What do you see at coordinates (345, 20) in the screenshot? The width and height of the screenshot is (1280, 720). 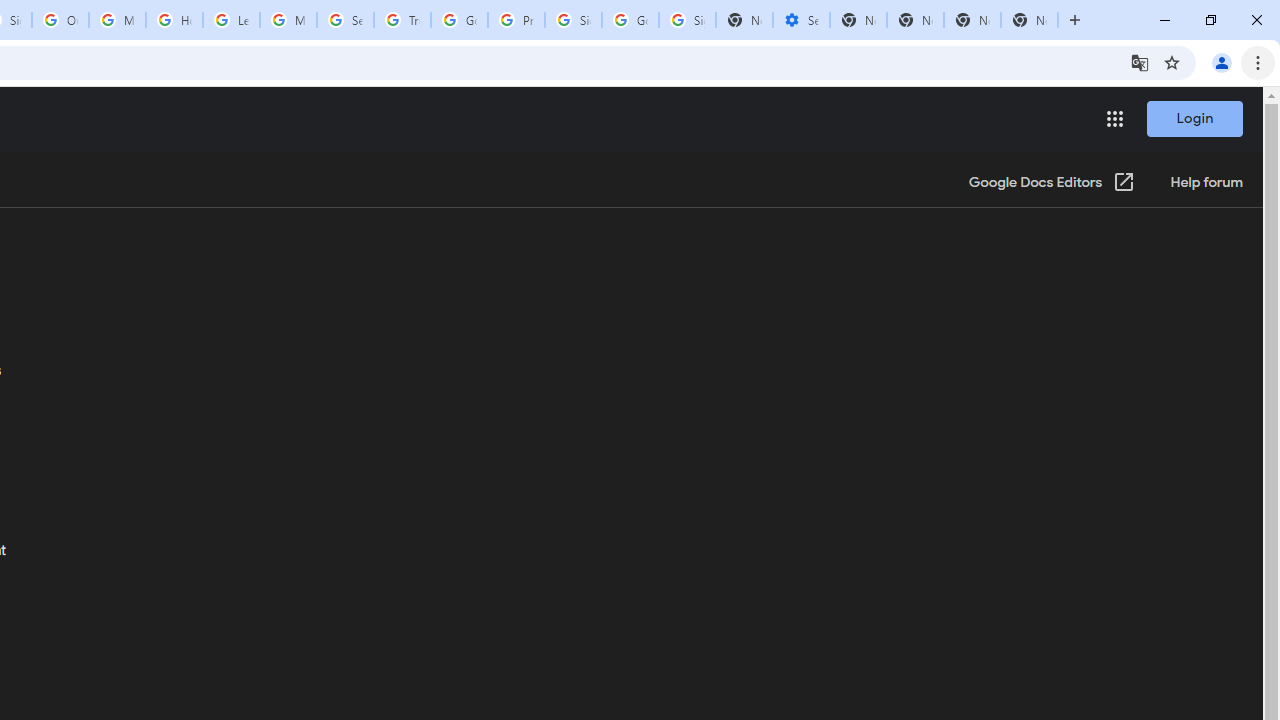 I see `'Search our Doodle Library Collection - Google Doodles'` at bounding box center [345, 20].